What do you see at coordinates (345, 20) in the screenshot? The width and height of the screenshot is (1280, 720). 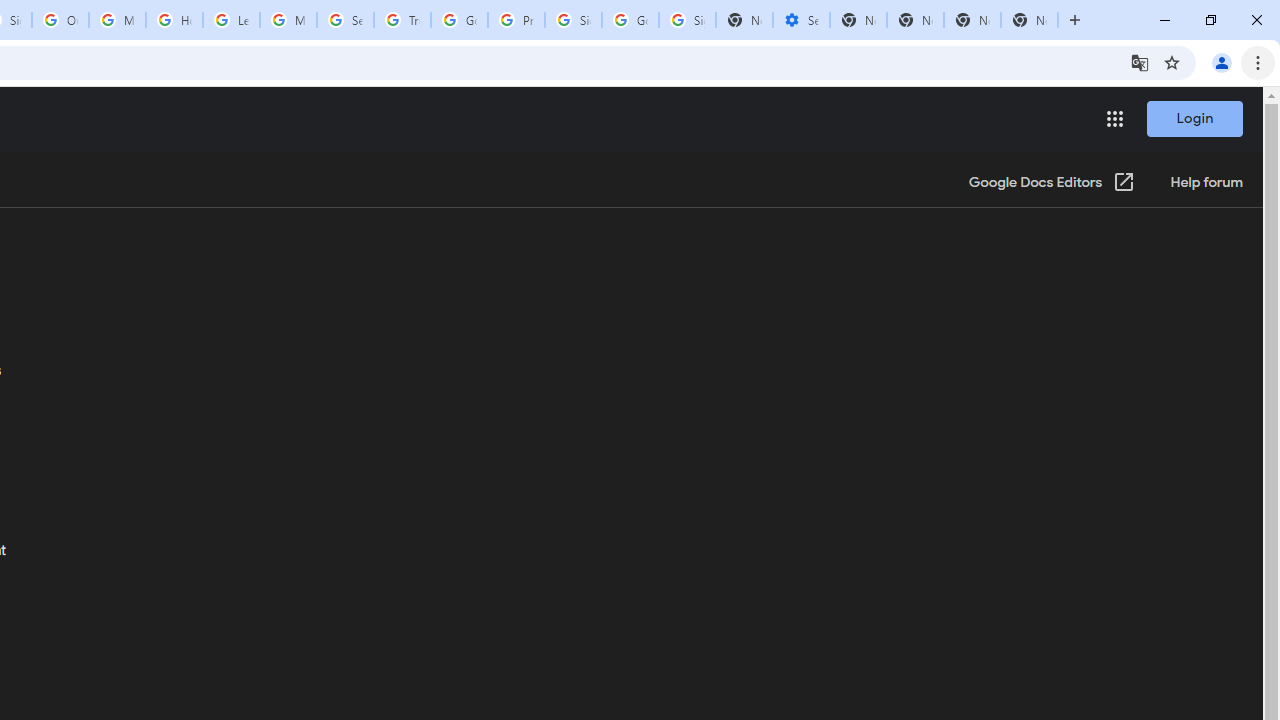 I see `'Search our Doodle Library Collection - Google Doodles'` at bounding box center [345, 20].